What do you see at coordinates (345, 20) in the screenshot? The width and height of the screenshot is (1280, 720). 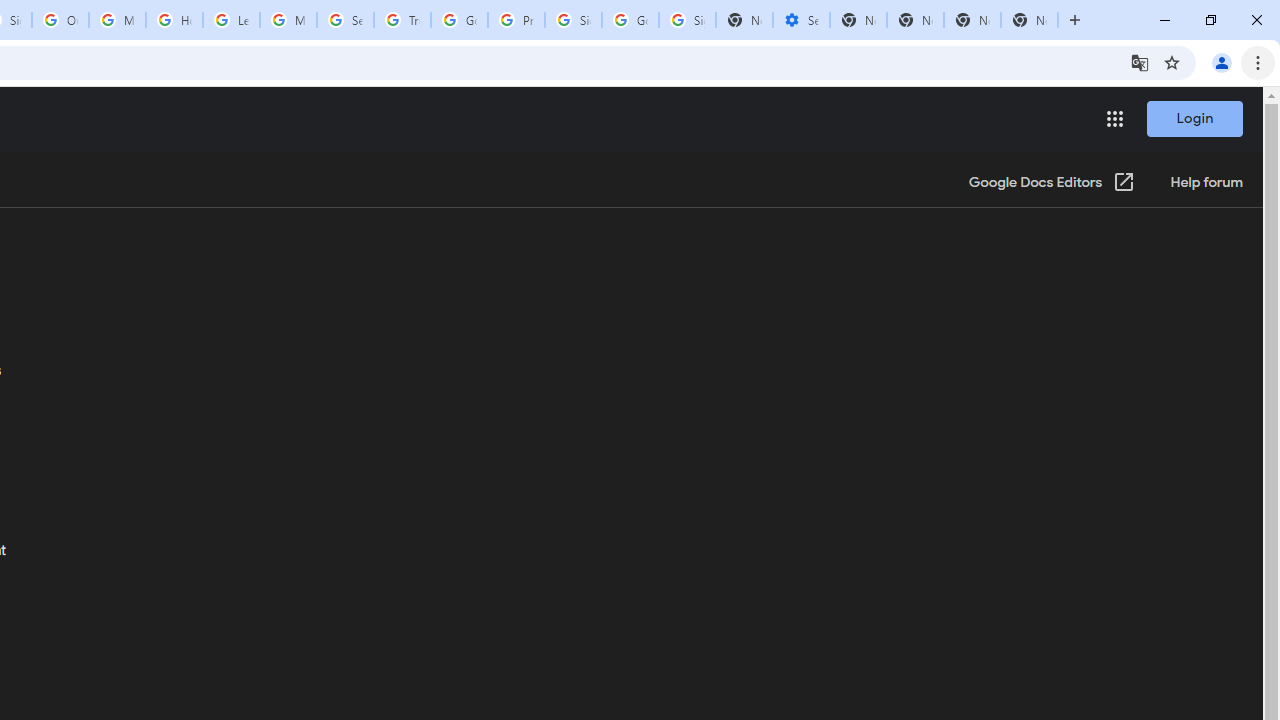 I see `'Search our Doodle Library Collection - Google Doodles'` at bounding box center [345, 20].